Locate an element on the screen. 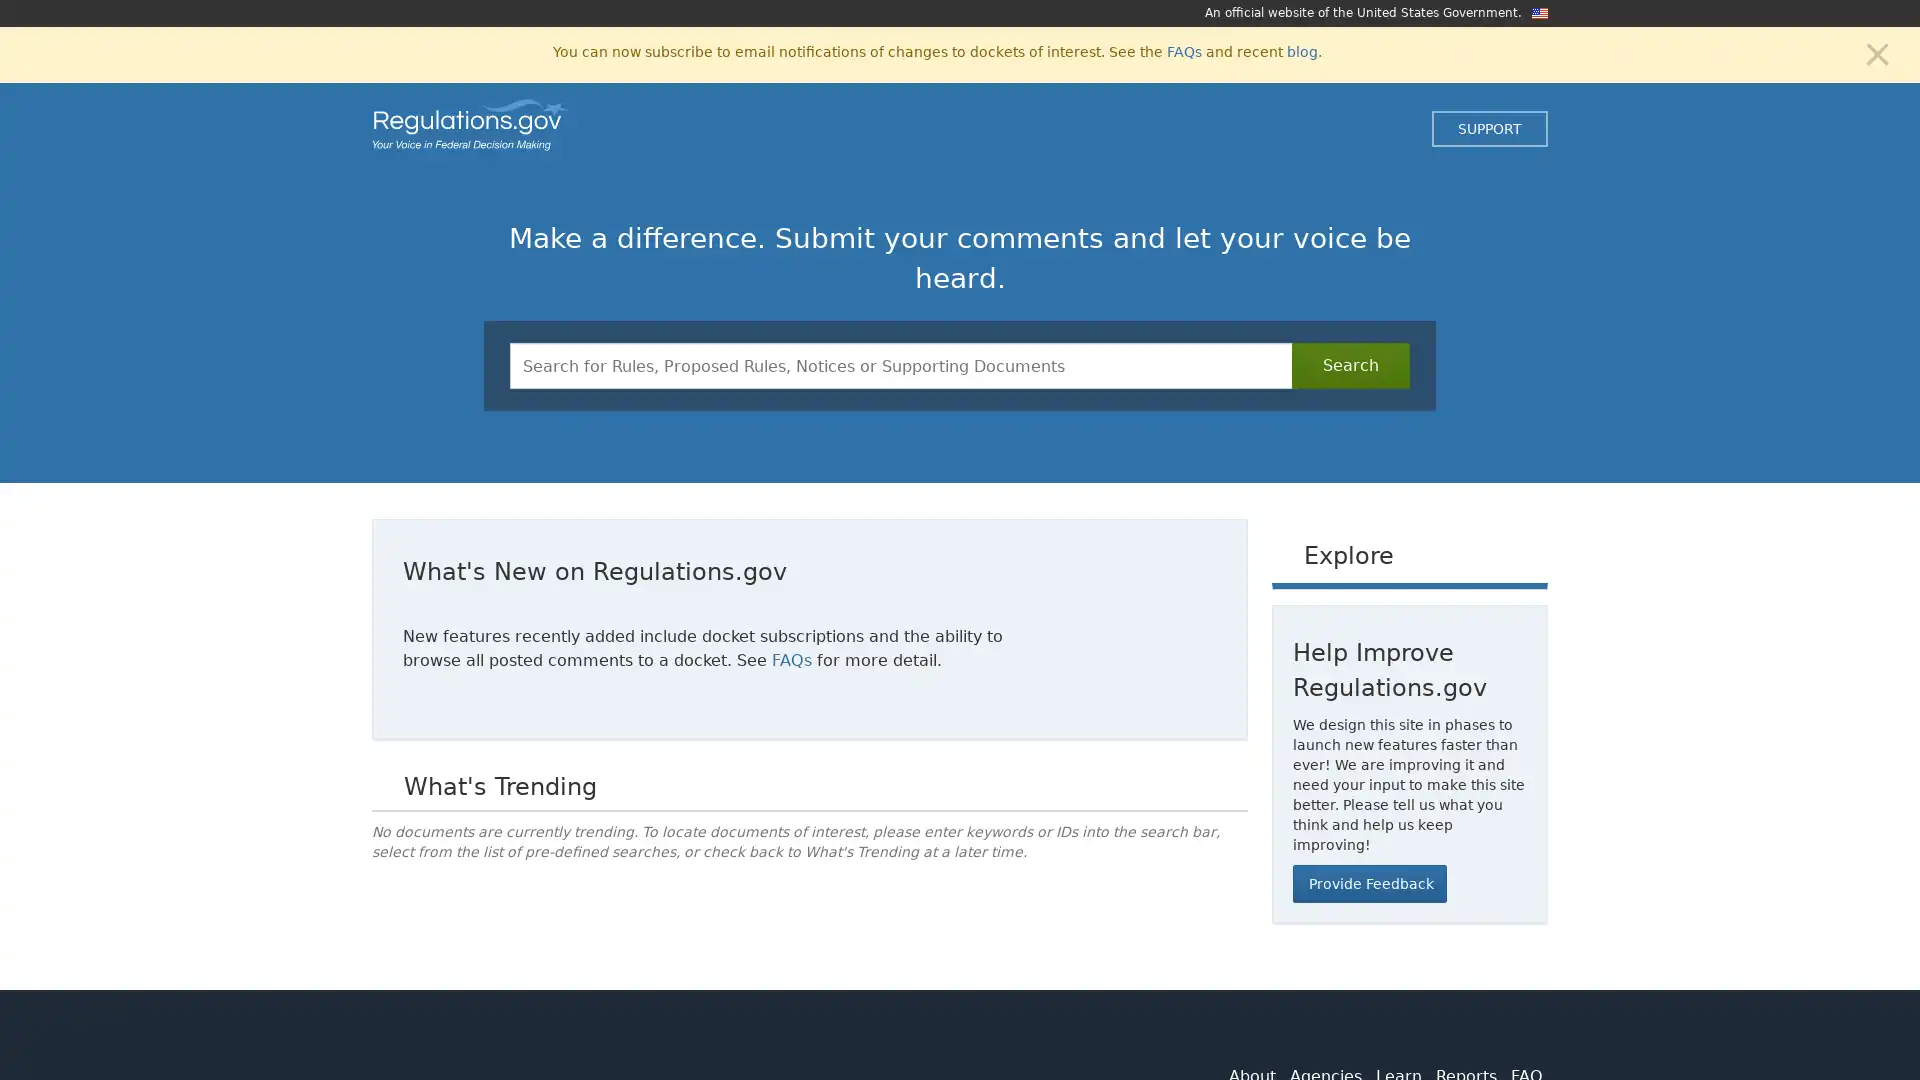 Image resolution: width=1920 pixels, height=1080 pixels. Search is located at coordinates (1350, 366).